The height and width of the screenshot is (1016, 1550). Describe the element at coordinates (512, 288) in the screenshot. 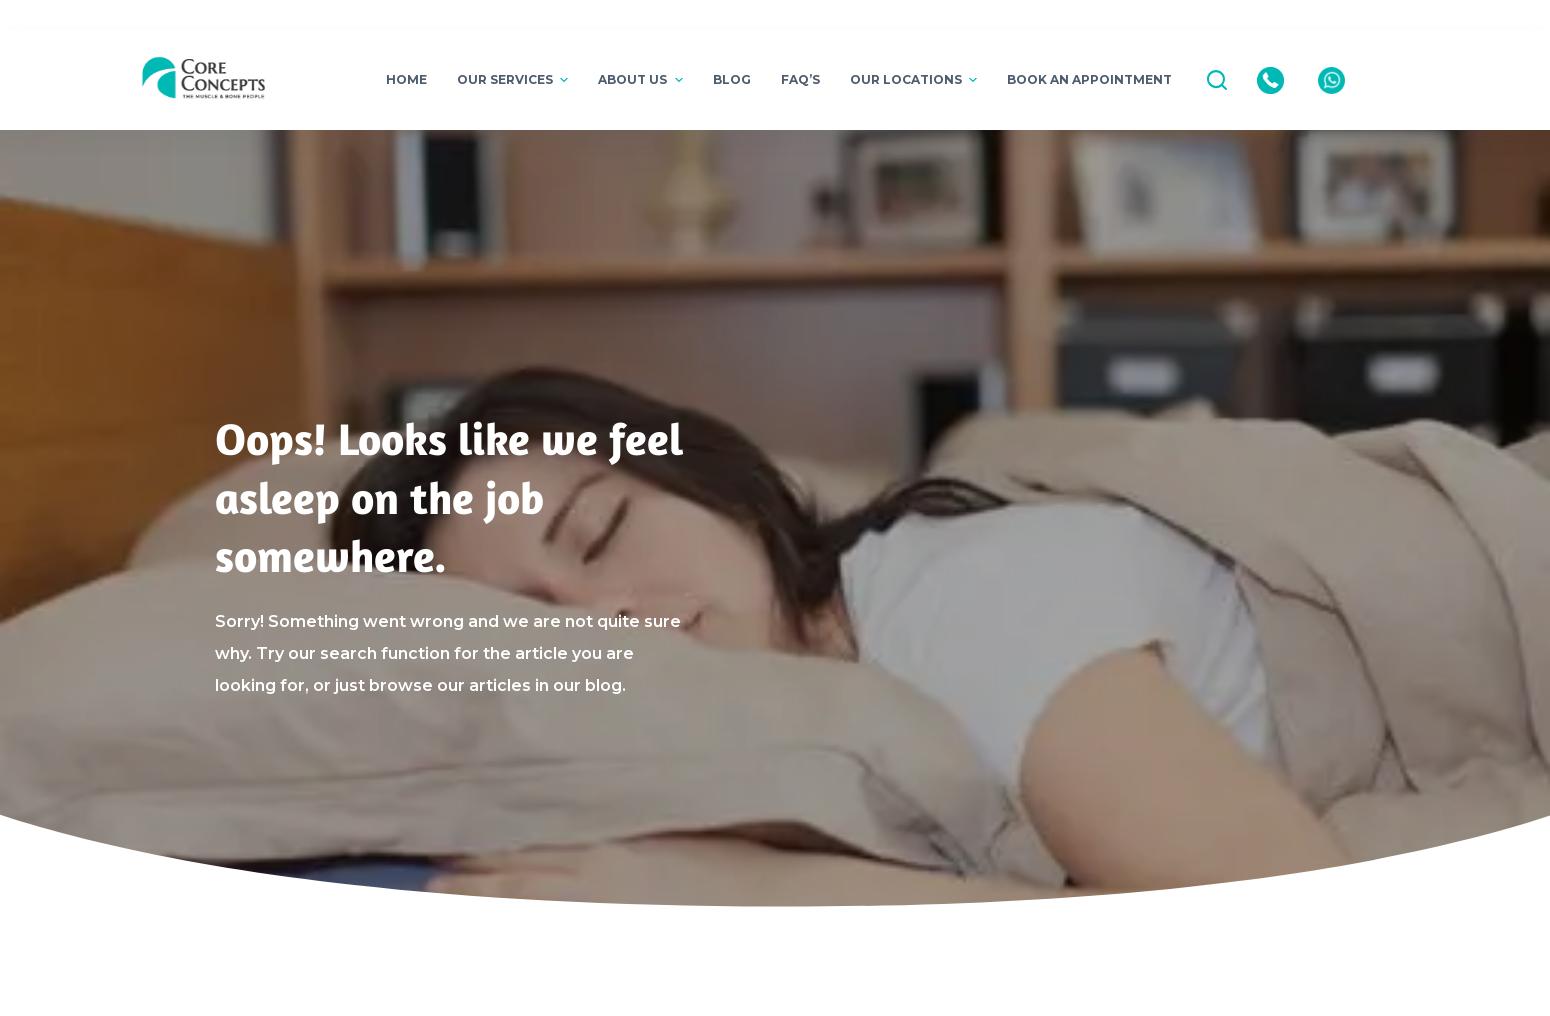

I see `'Elbow & Wrist Pain Physiotherapy'` at that location.